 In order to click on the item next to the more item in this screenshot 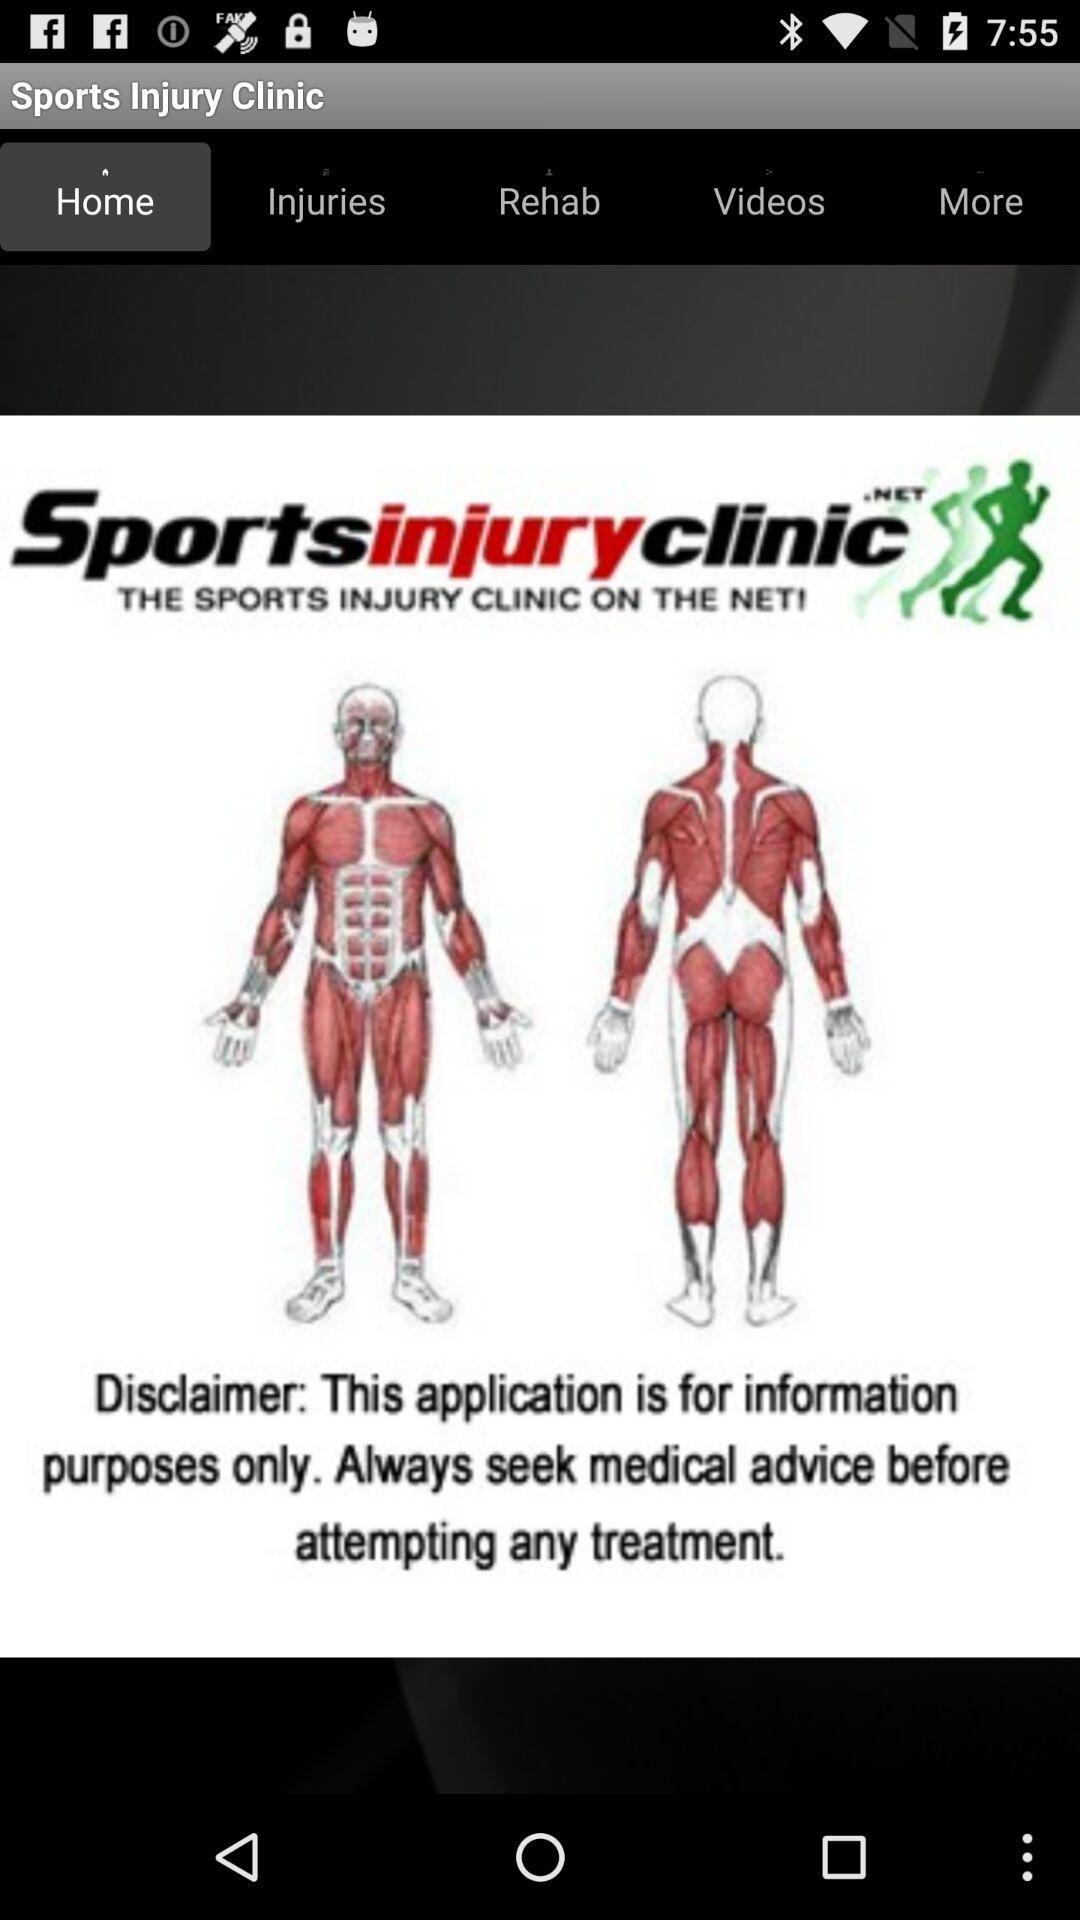, I will do `click(768, 196)`.